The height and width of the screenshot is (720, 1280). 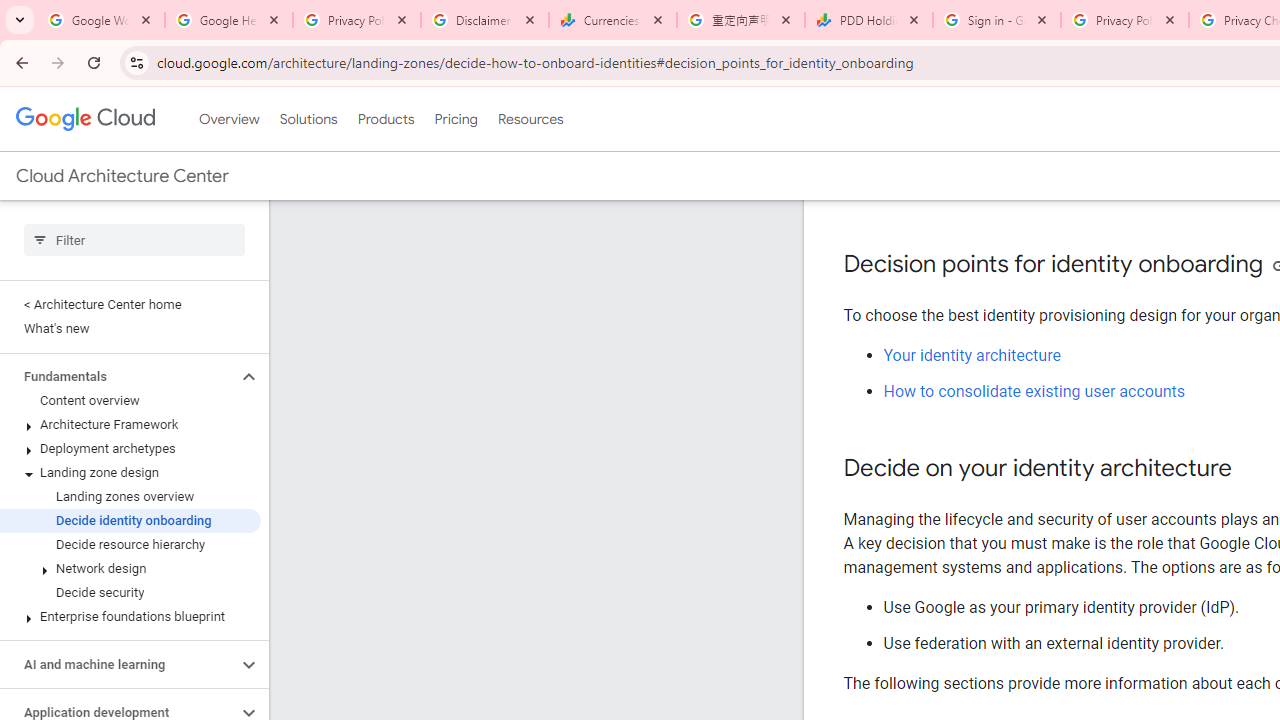 What do you see at coordinates (129, 304) in the screenshot?
I see `'< Architecture Center home'` at bounding box center [129, 304].